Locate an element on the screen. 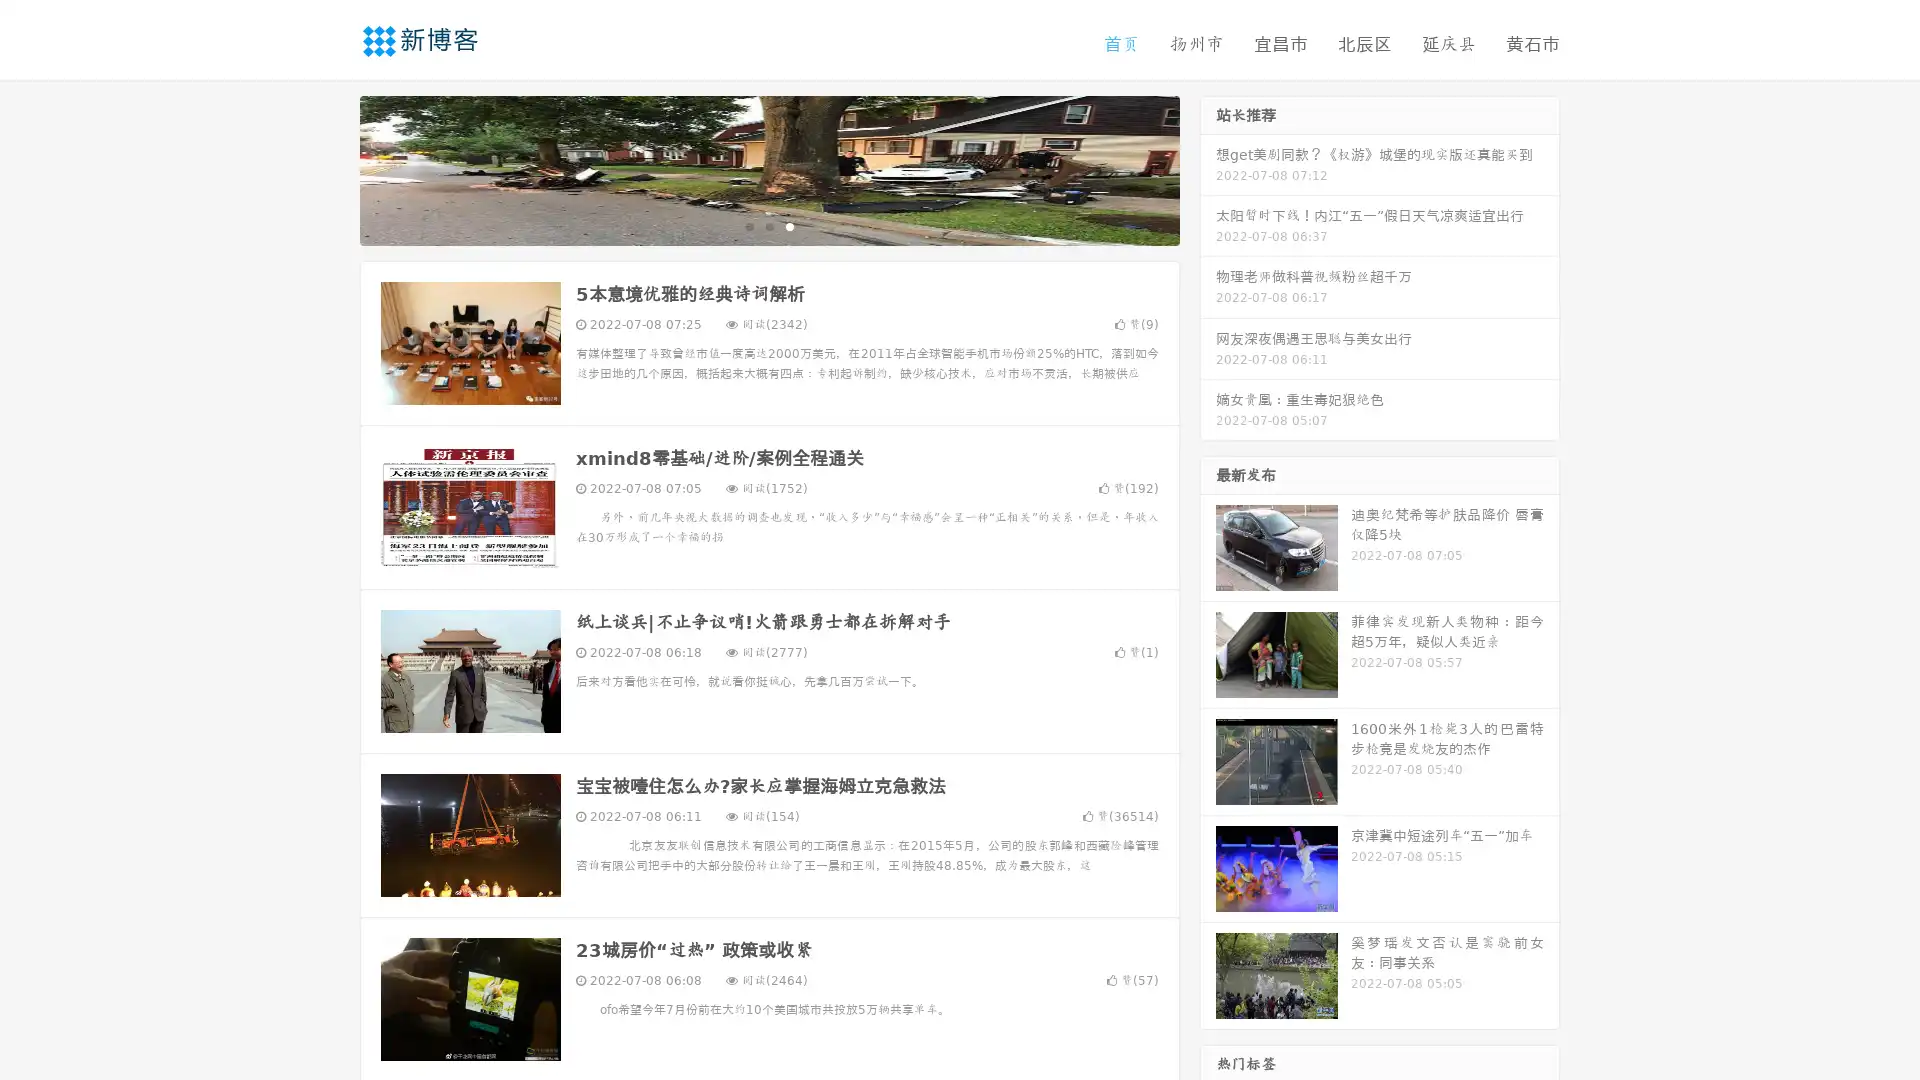  Go to slide 2 is located at coordinates (768, 225).